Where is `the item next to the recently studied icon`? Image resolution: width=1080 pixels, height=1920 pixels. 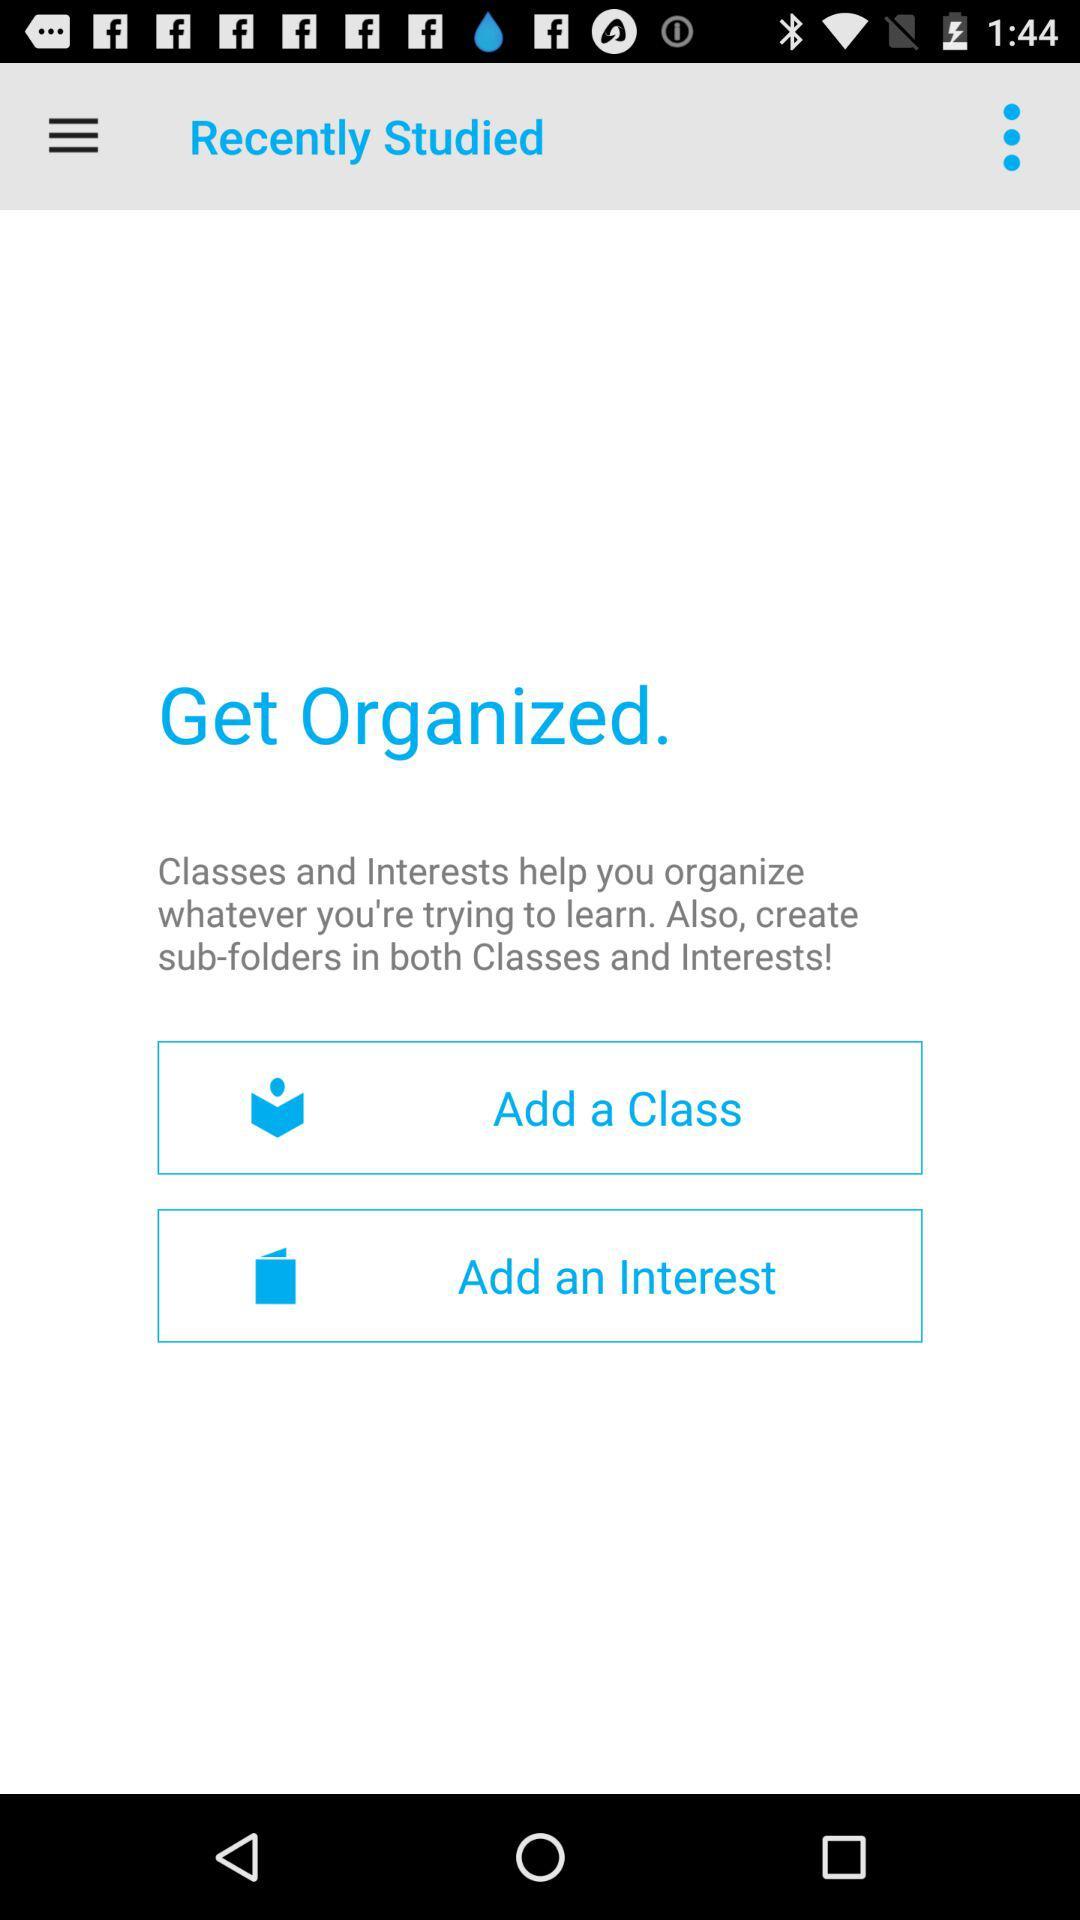
the item next to the recently studied icon is located at coordinates (72, 135).